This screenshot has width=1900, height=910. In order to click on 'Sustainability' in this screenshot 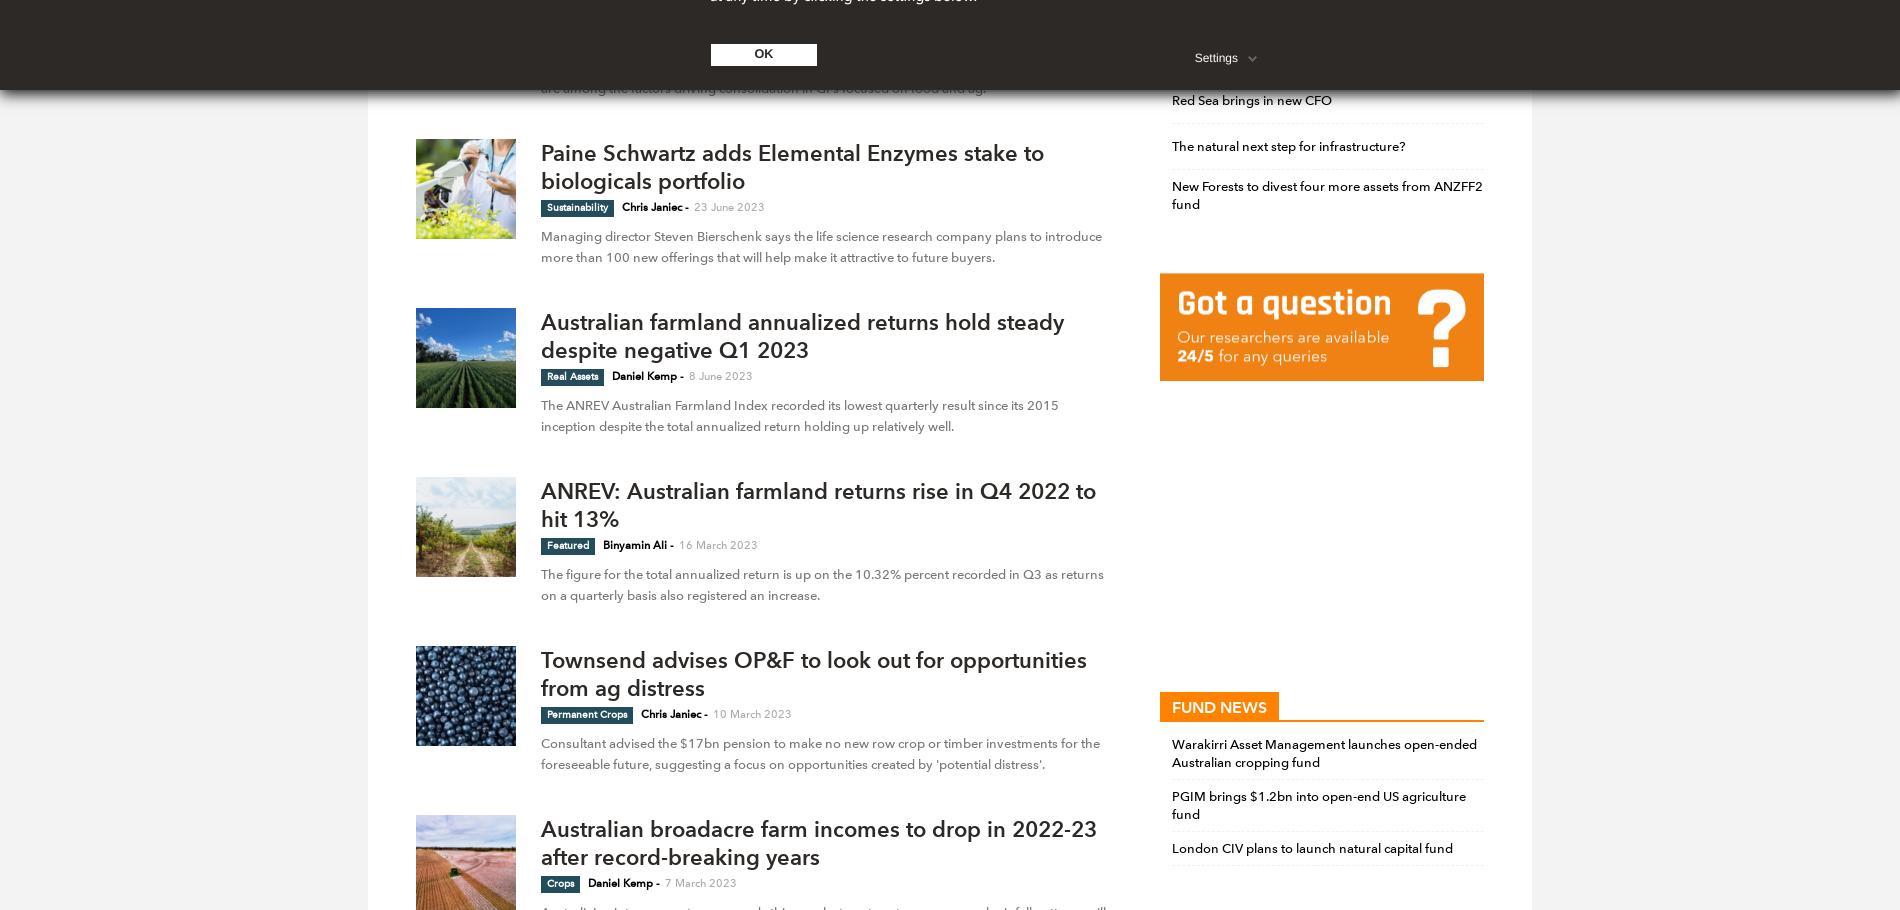, I will do `click(547, 206)`.